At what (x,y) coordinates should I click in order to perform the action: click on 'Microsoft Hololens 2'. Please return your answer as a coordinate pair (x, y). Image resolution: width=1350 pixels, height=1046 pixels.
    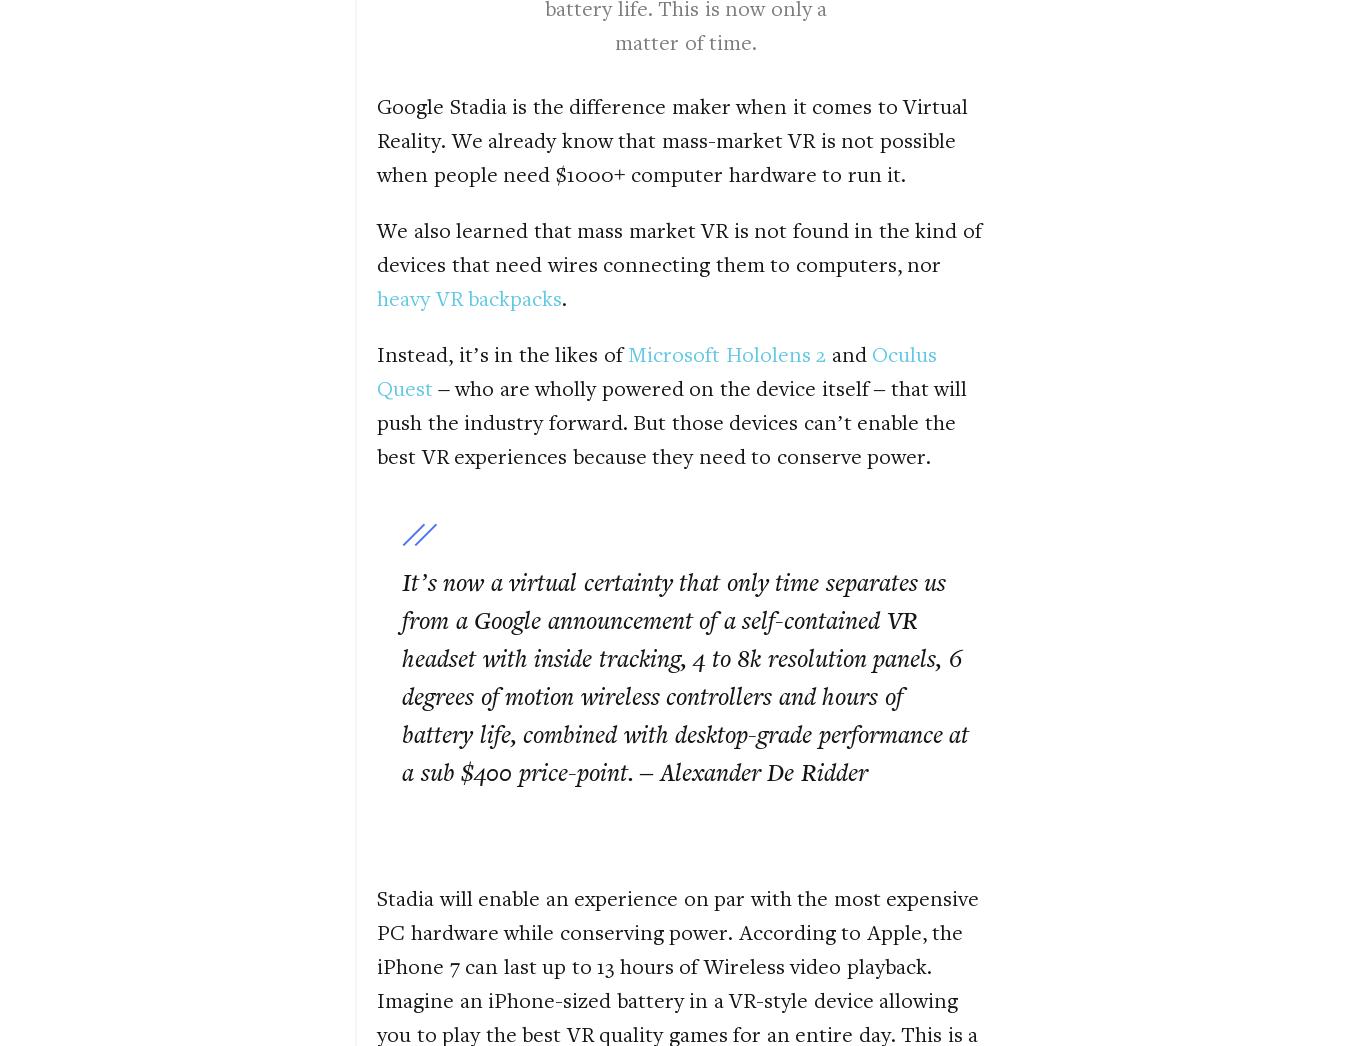
    Looking at the image, I should click on (628, 352).